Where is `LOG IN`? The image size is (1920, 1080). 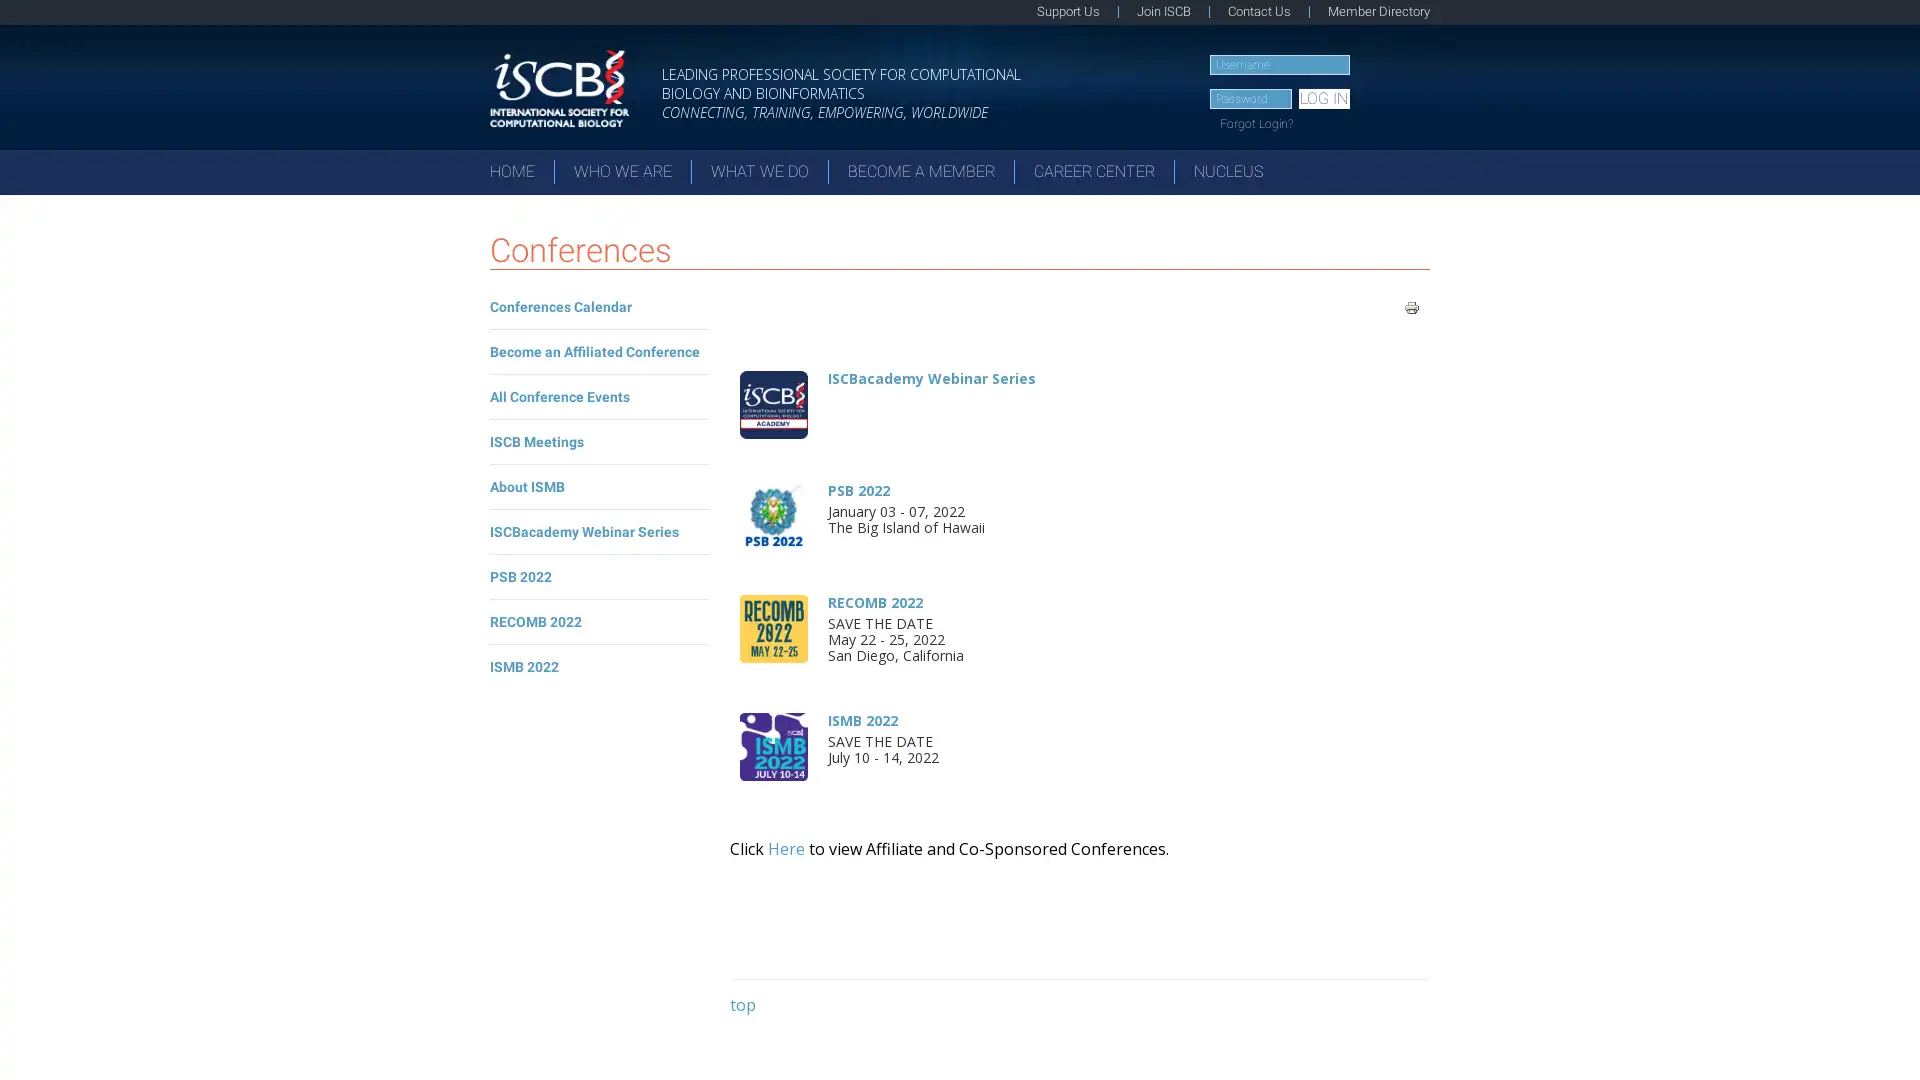
LOG IN is located at coordinates (1323, 99).